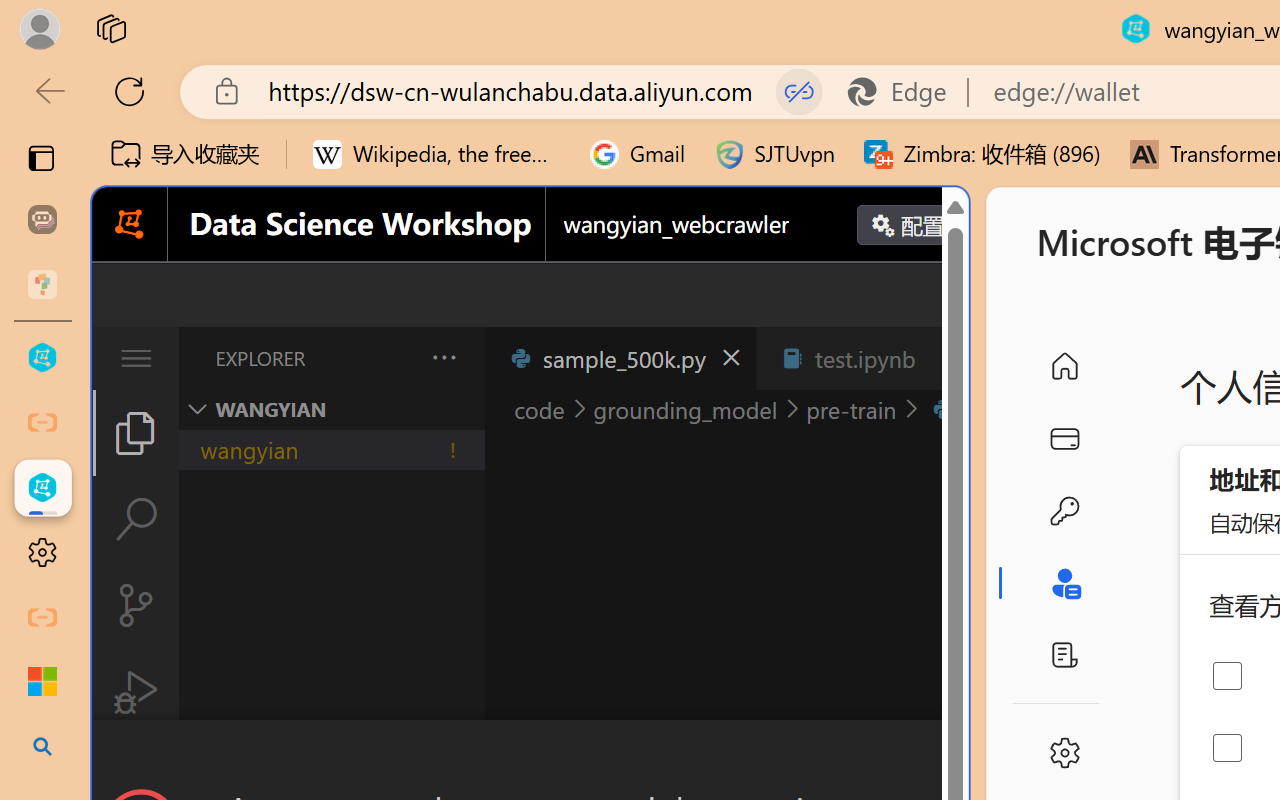  Describe the element at coordinates (436, 154) in the screenshot. I see `'Wikipedia, the free encyclopedia'` at that location.